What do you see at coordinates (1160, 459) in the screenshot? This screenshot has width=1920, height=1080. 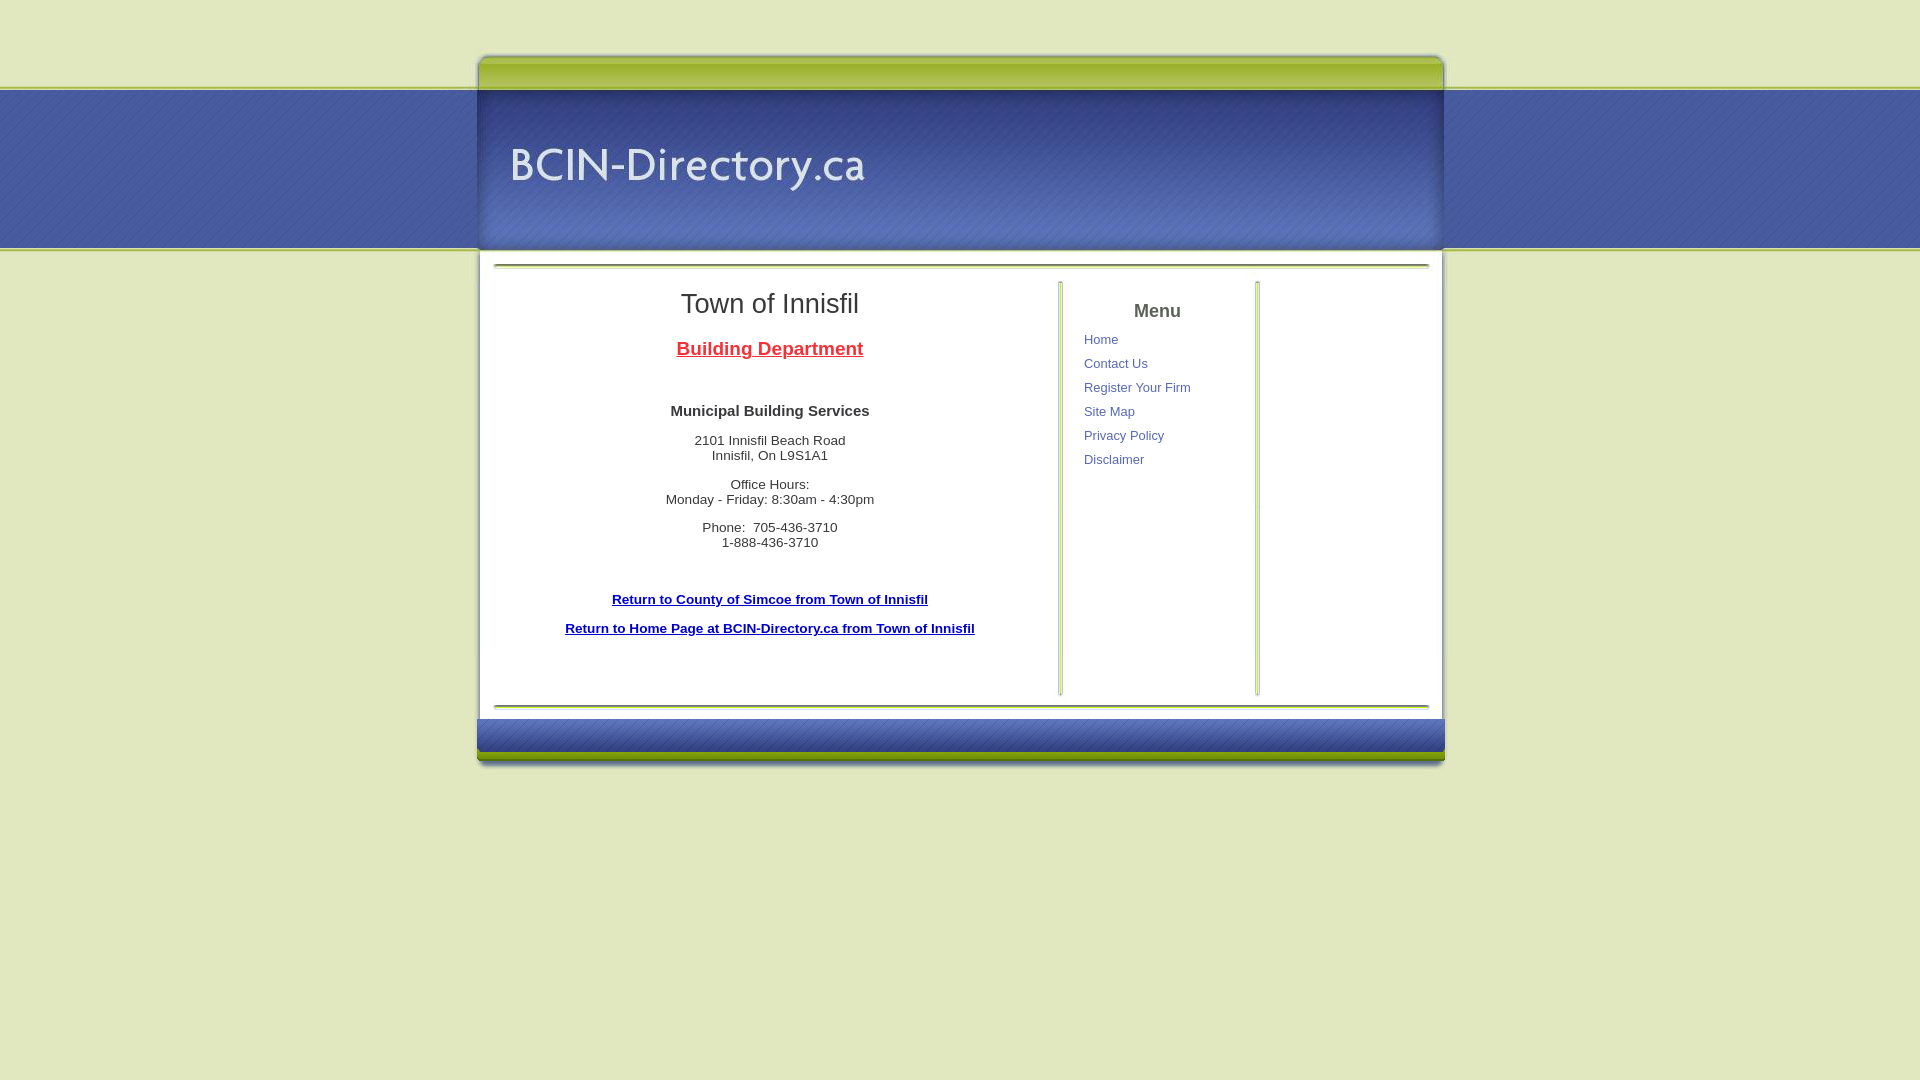 I see `'Disclaimer'` at bounding box center [1160, 459].